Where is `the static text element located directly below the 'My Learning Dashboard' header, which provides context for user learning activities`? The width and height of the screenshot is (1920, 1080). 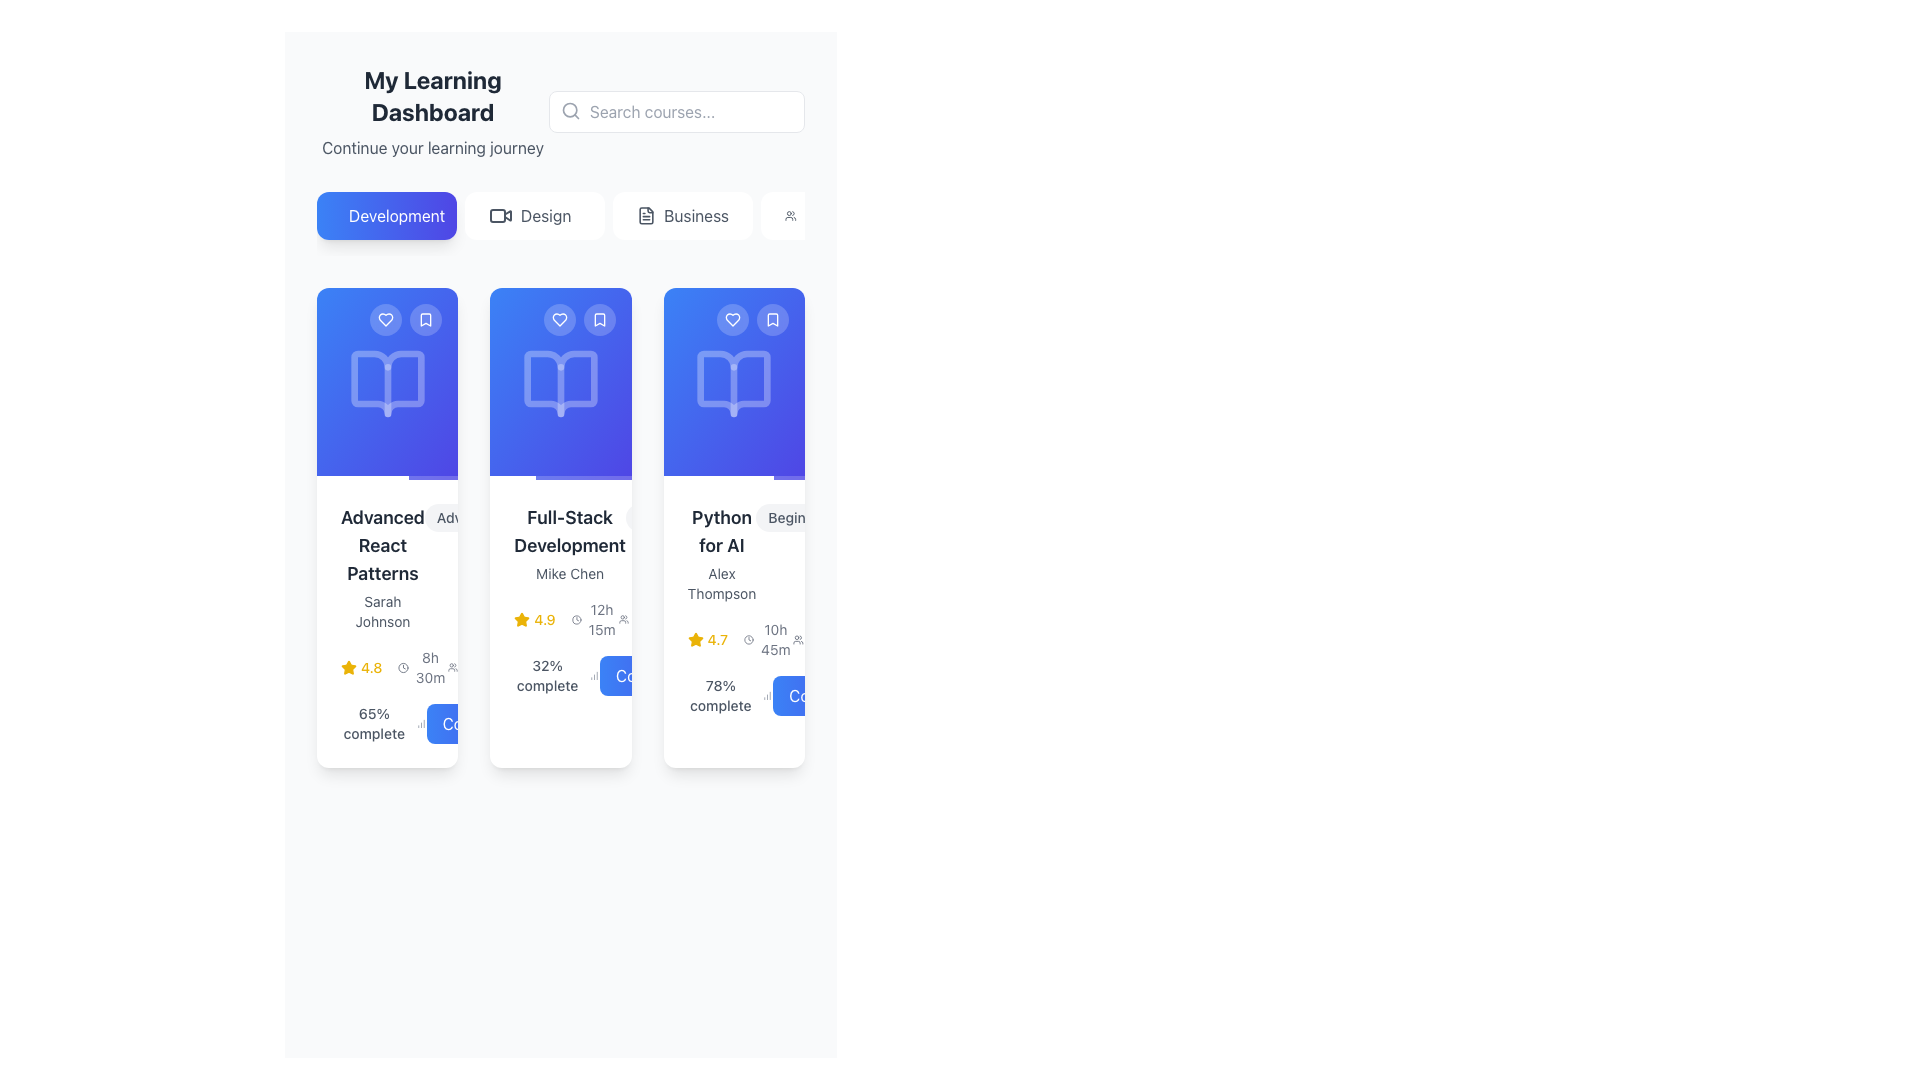
the static text element located directly below the 'My Learning Dashboard' header, which provides context for user learning activities is located at coordinates (431, 146).